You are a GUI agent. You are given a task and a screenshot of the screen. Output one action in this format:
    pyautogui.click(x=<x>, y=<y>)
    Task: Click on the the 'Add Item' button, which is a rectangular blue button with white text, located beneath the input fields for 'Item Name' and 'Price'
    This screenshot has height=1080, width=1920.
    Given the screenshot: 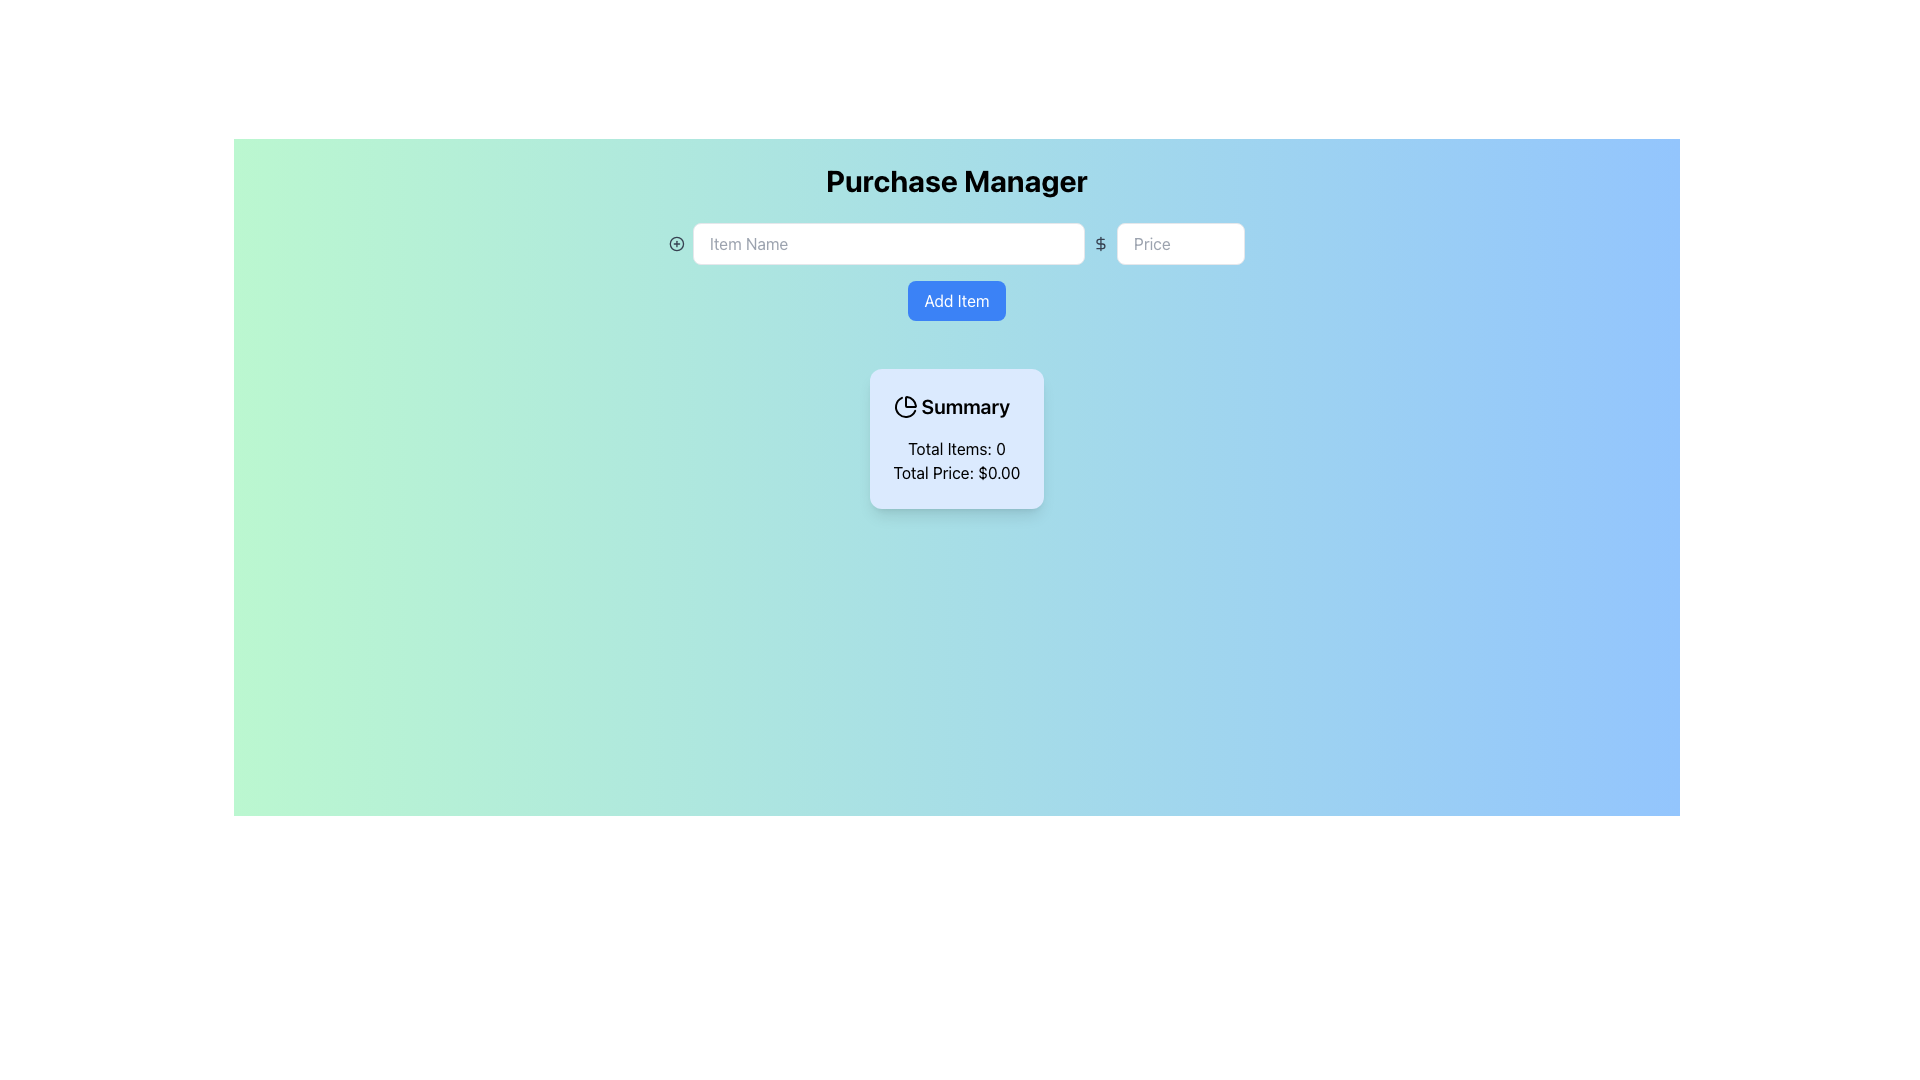 What is the action you would take?
    pyautogui.click(x=955, y=280)
    